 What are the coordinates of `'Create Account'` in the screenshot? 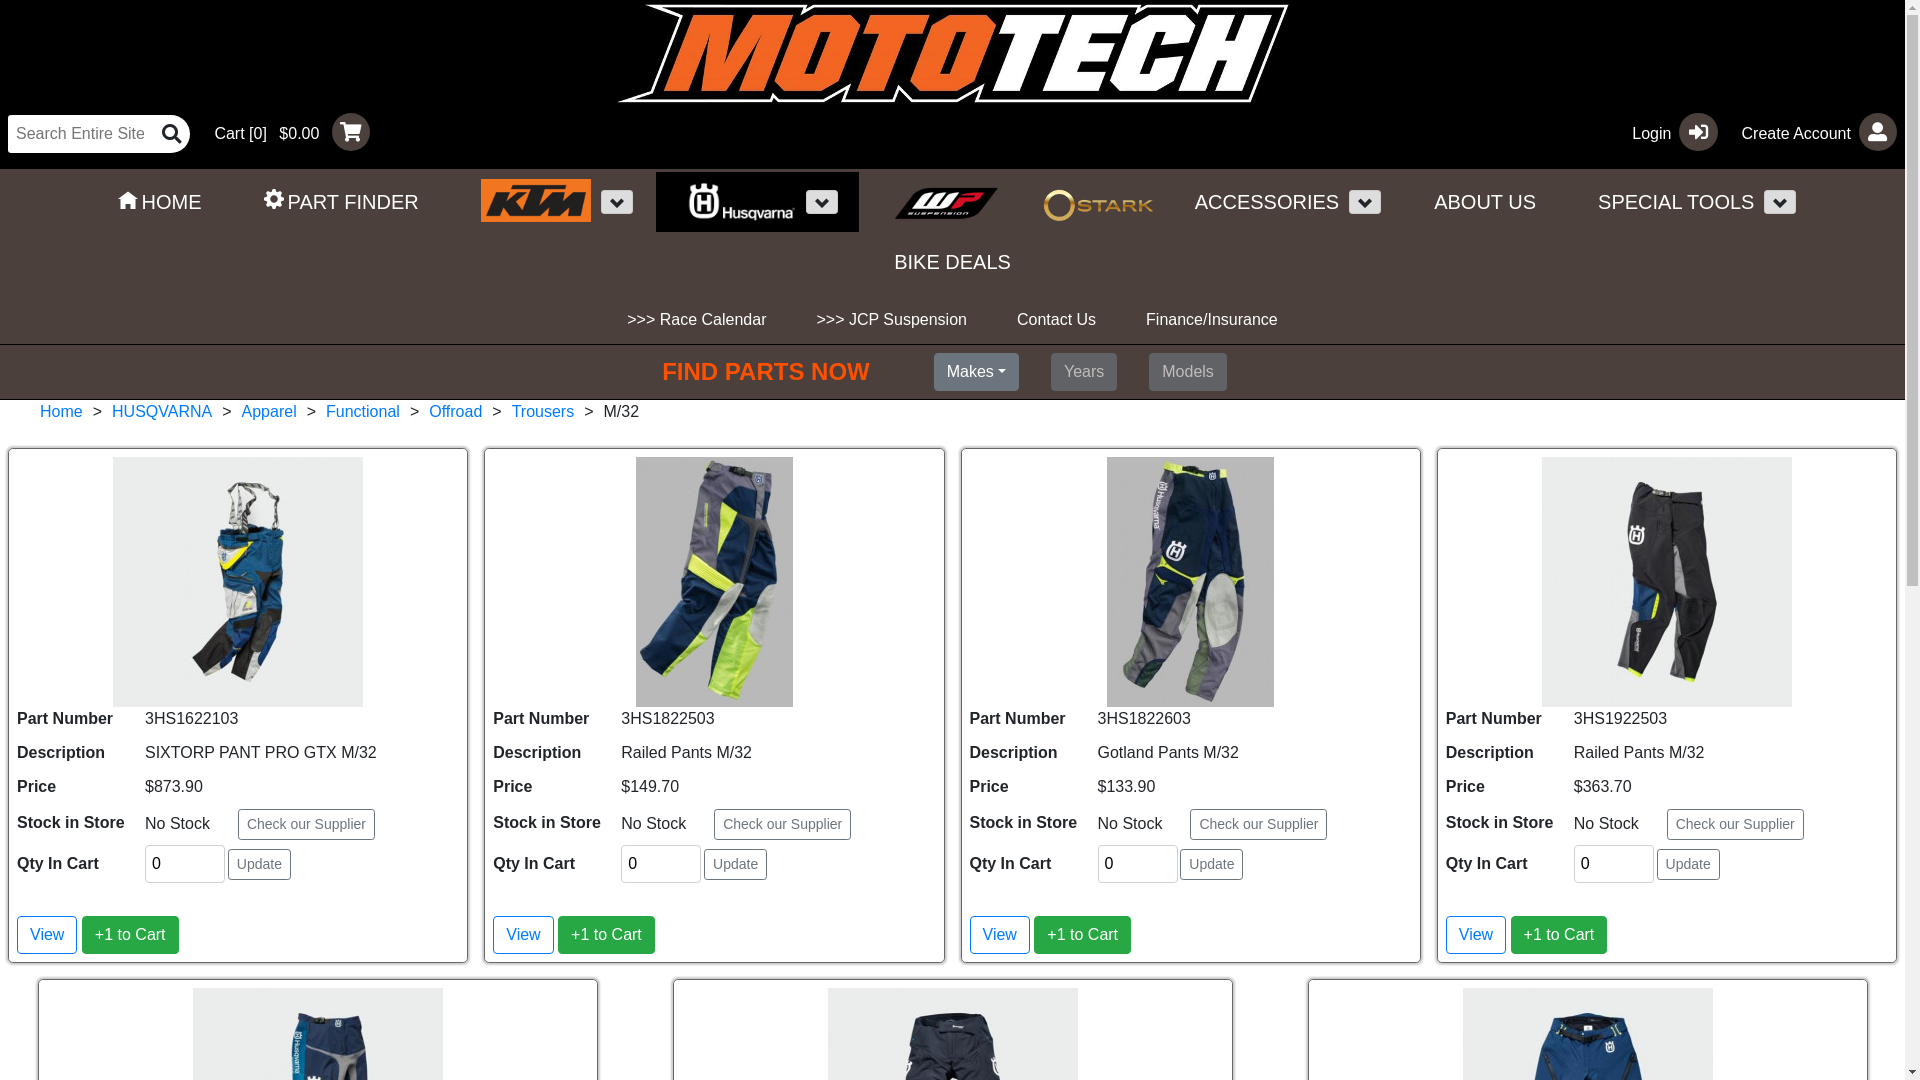 It's located at (1811, 131).